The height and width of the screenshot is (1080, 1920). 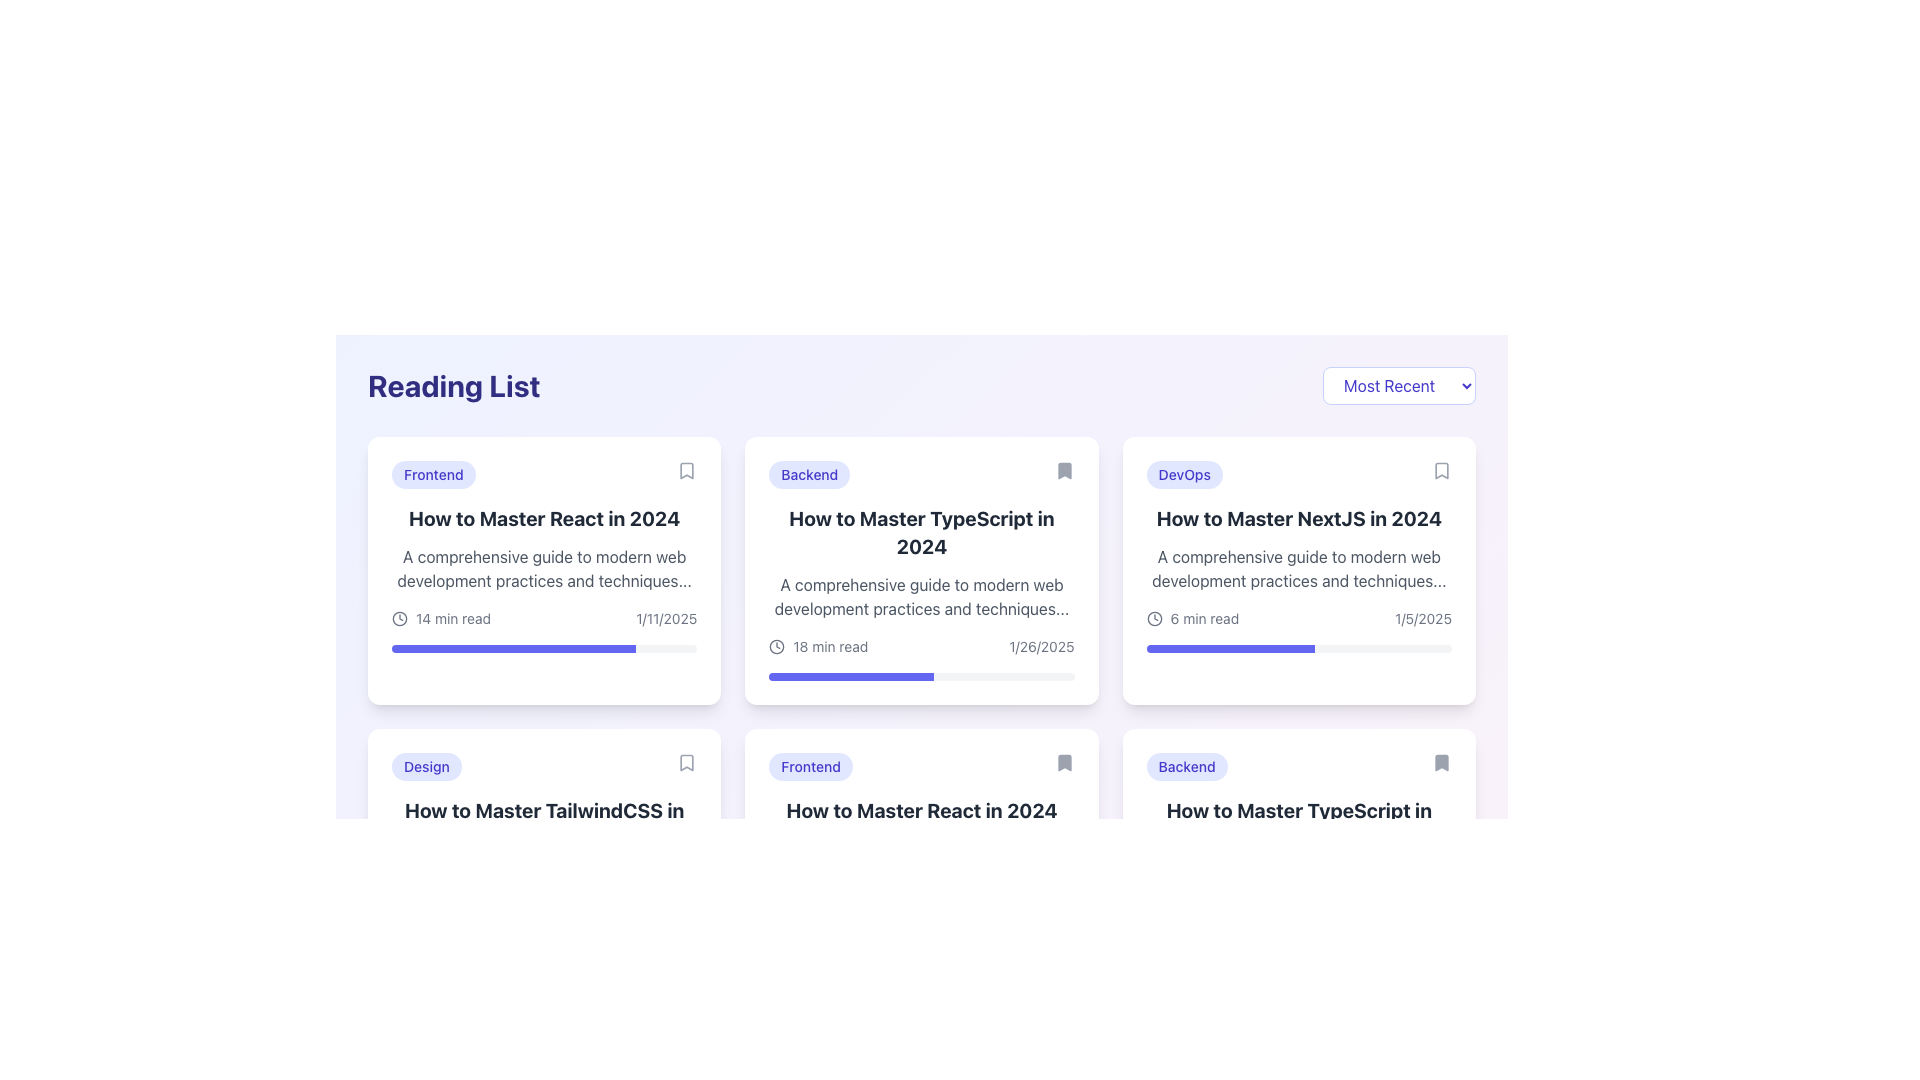 I want to click on the date indicator text label located at the bottom right corner of the card labeled 'How to Master NextJS in 2024' to associate the date with the content, so click(x=1422, y=617).